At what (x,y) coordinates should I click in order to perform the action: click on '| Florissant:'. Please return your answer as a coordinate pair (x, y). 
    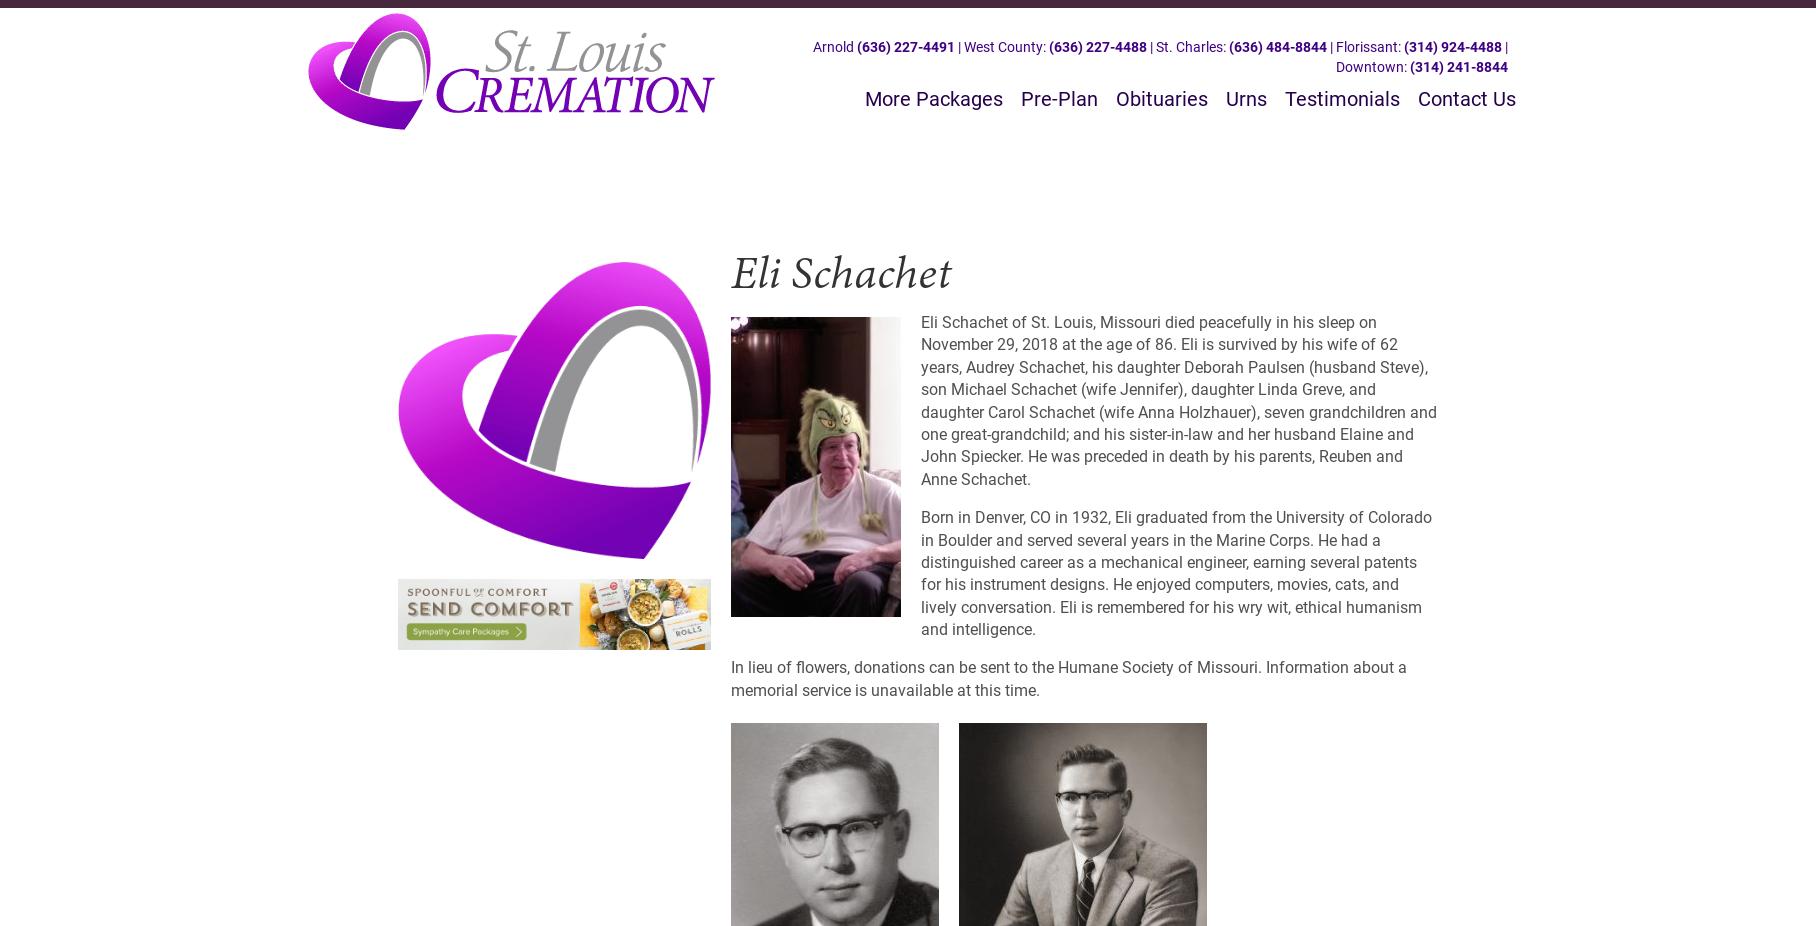
    Looking at the image, I should click on (1325, 45).